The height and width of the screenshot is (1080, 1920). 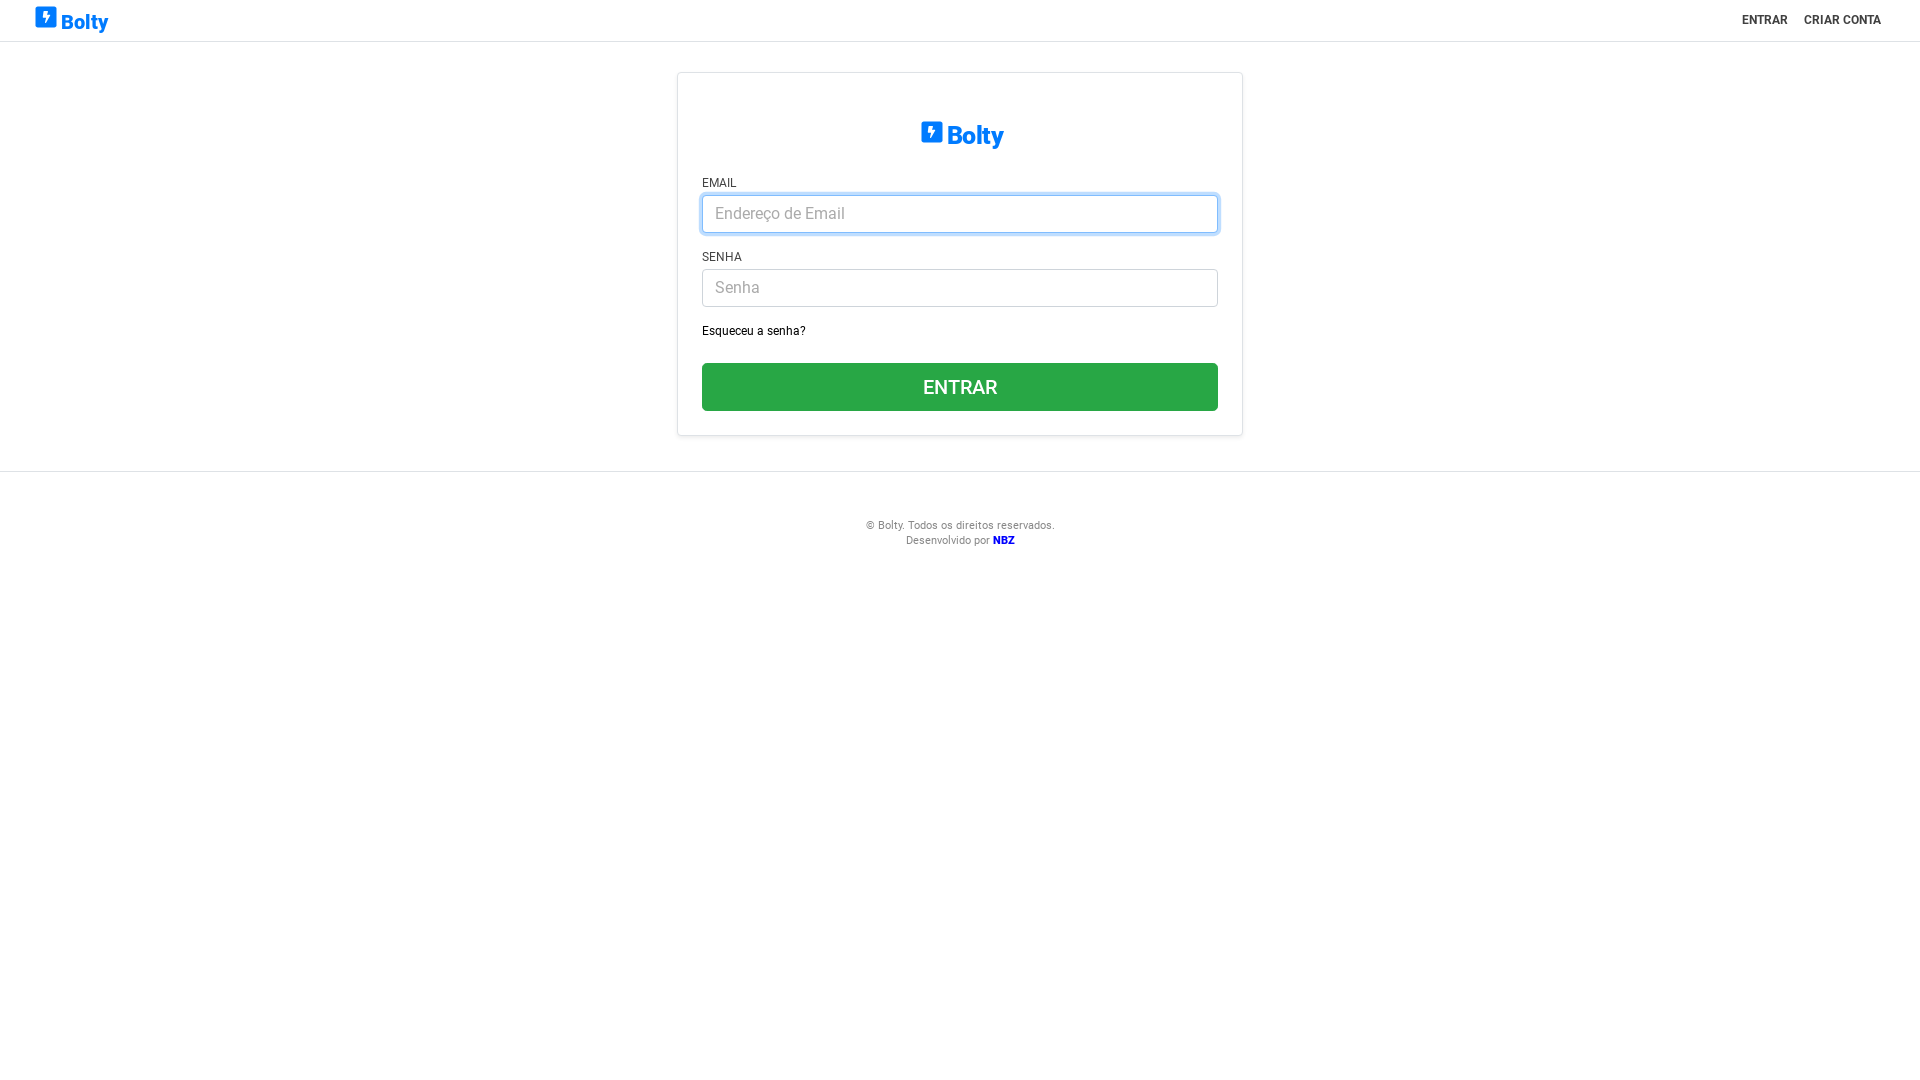 What do you see at coordinates (701, 386) in the screenshot?
I see `'ENTRAR'` at bounding box center [701, 386].